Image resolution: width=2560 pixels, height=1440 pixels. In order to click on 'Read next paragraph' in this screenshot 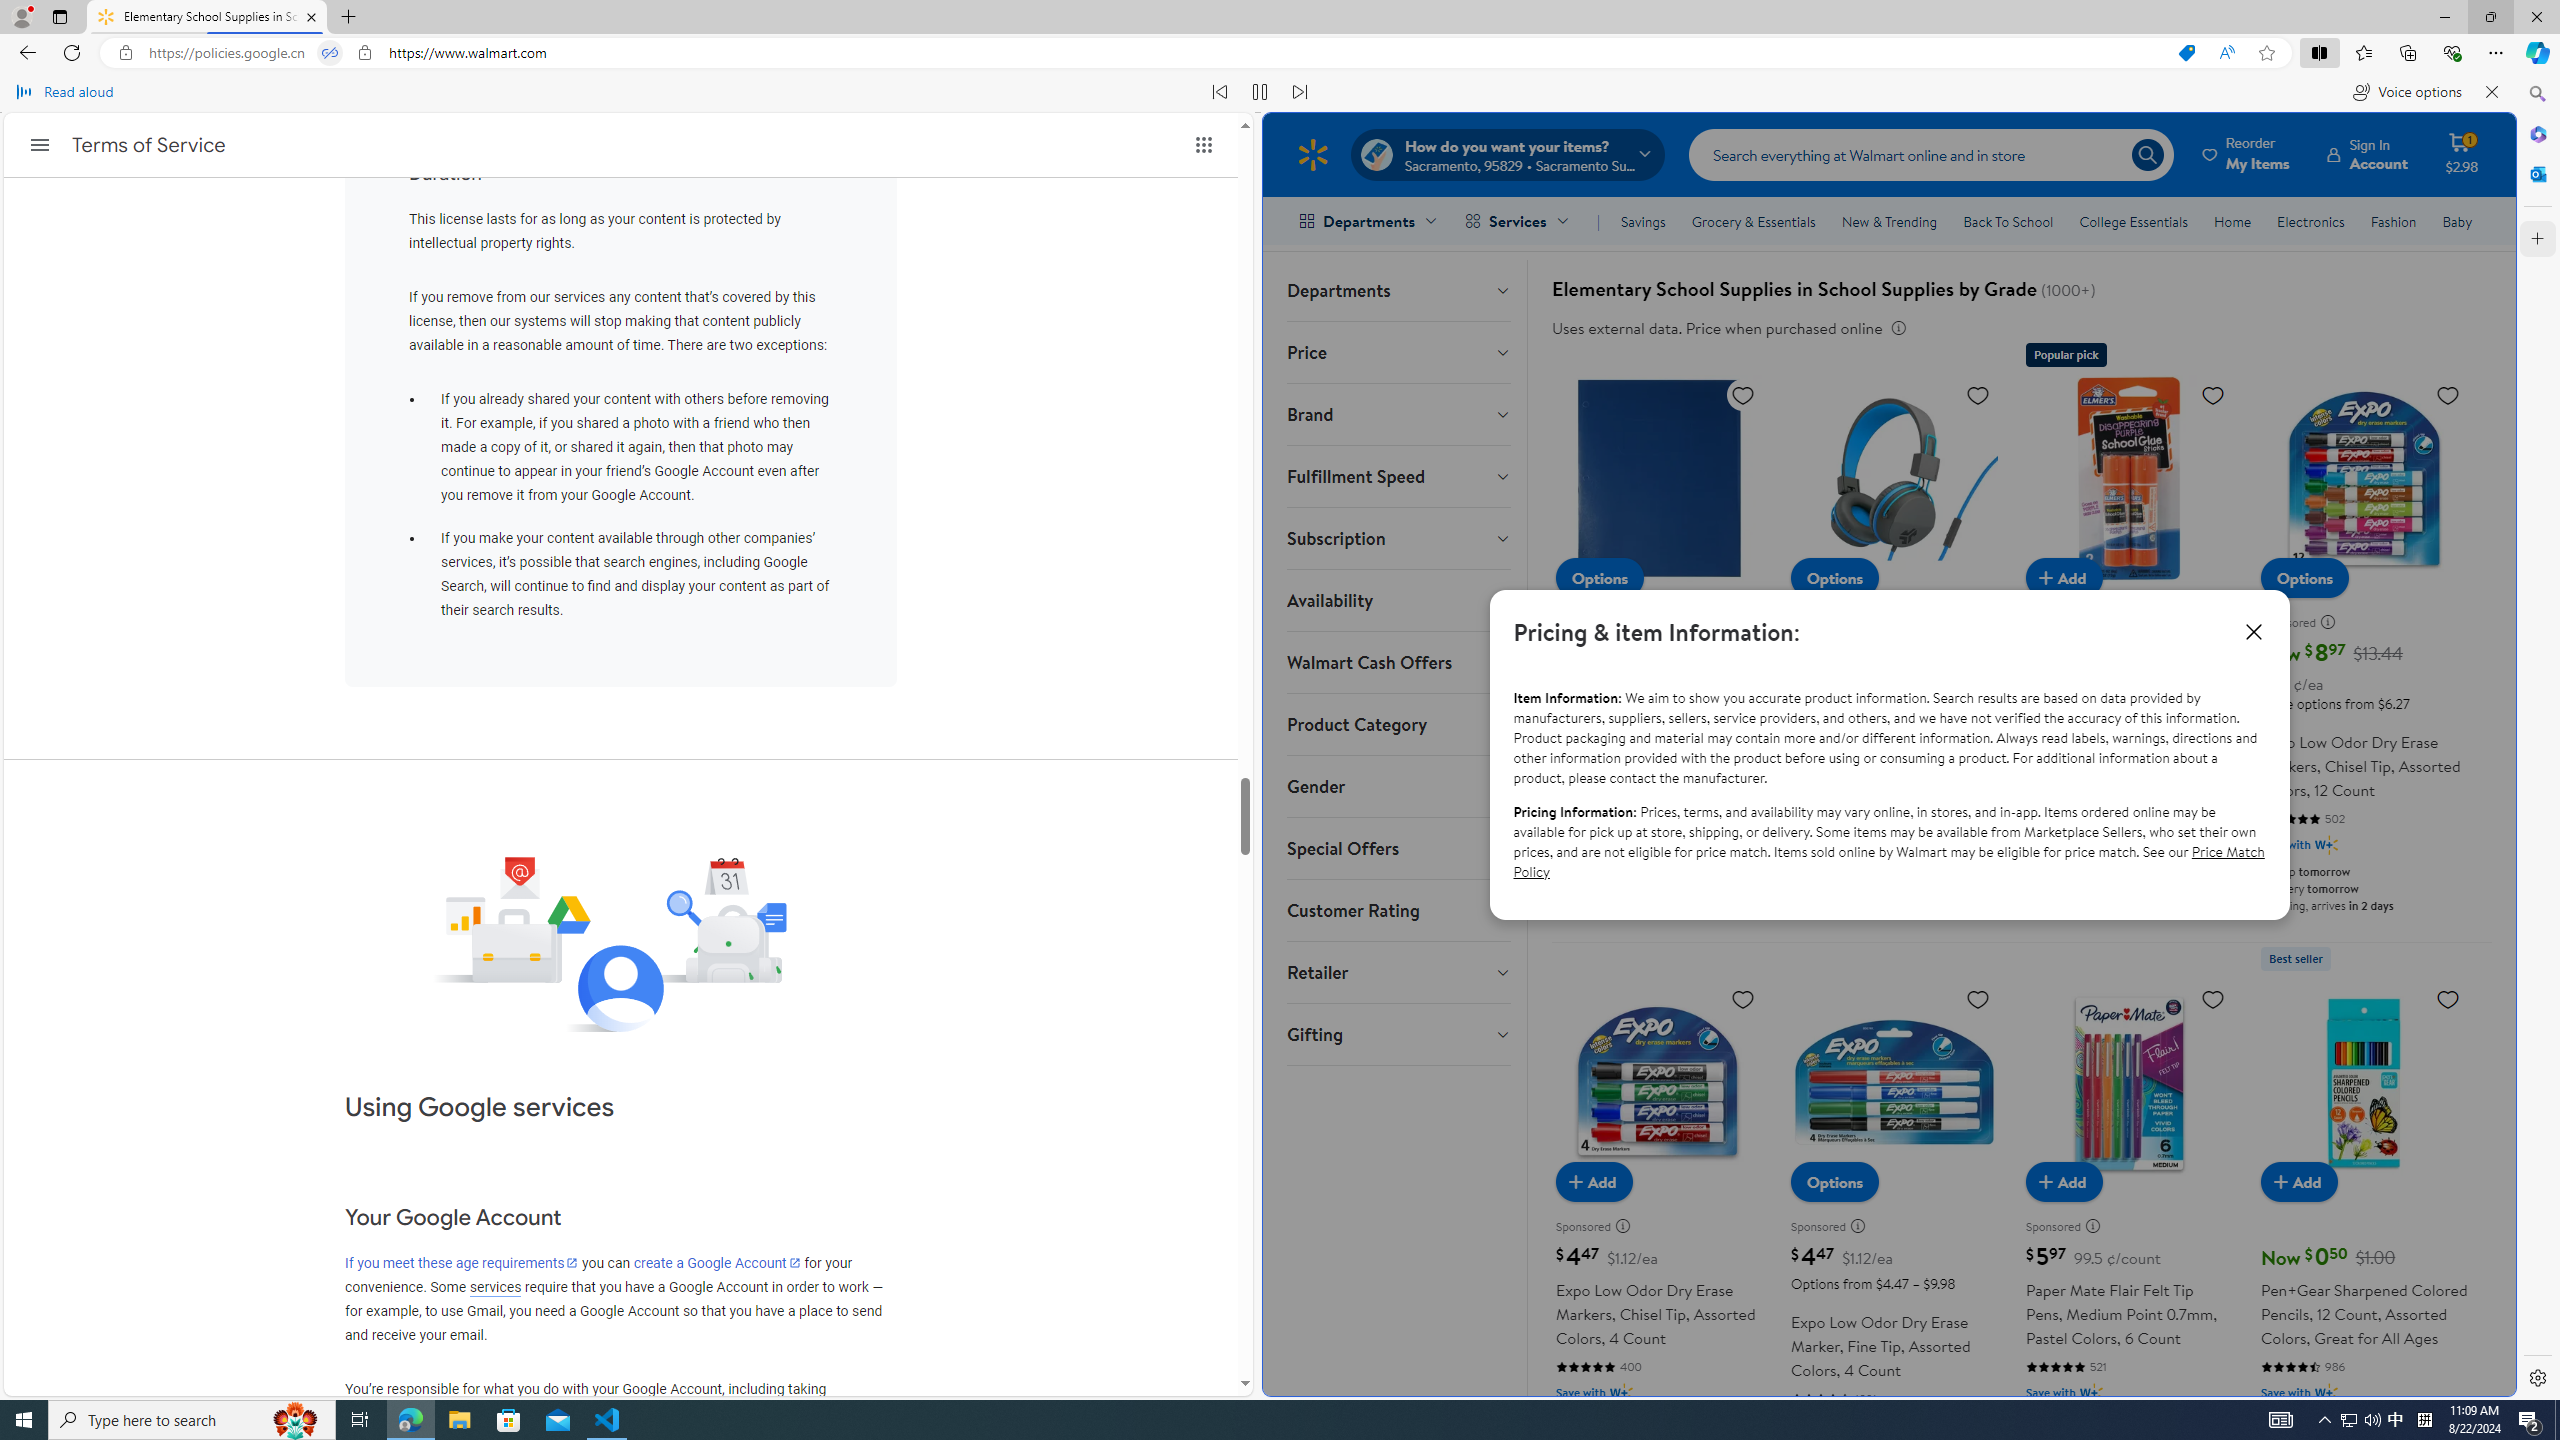, I will do `click(1300, 91)`.